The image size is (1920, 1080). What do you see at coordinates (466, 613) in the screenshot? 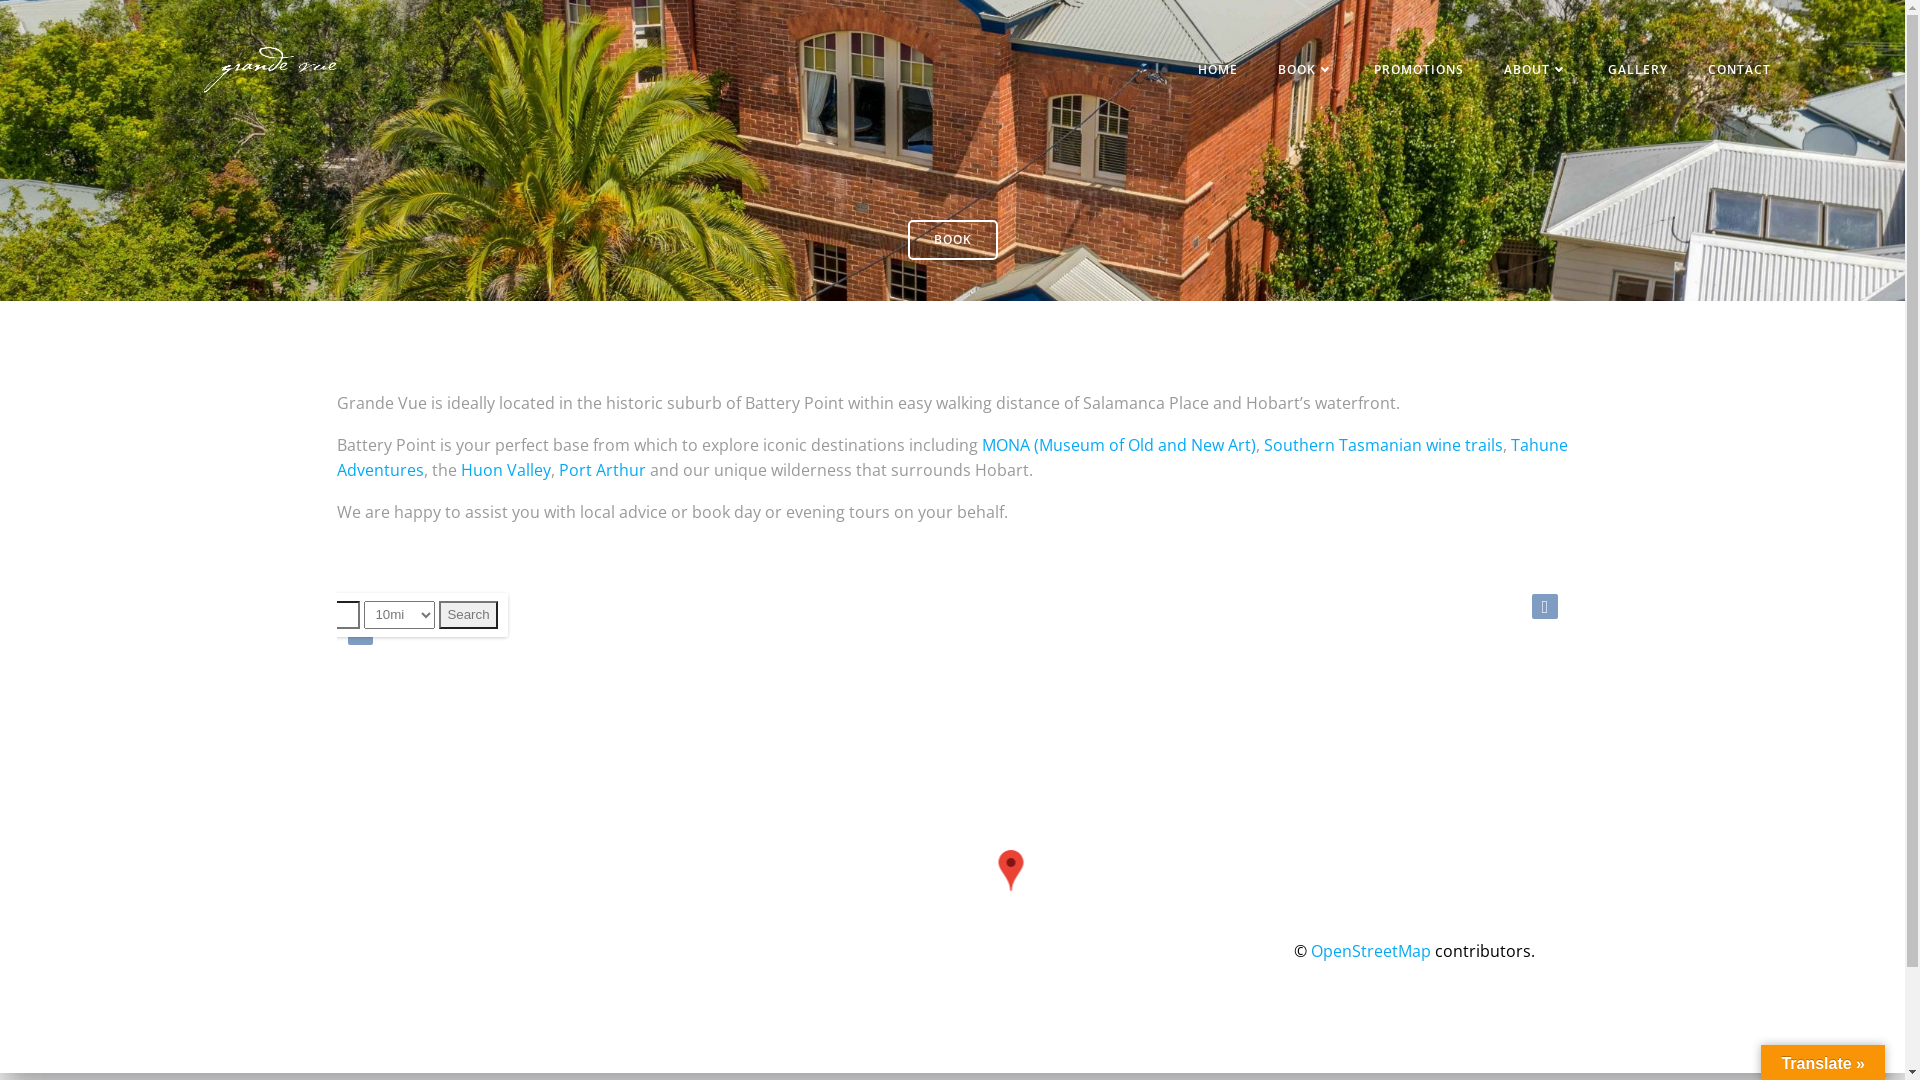
I see `'Search'` at bounding box center [466, 613].